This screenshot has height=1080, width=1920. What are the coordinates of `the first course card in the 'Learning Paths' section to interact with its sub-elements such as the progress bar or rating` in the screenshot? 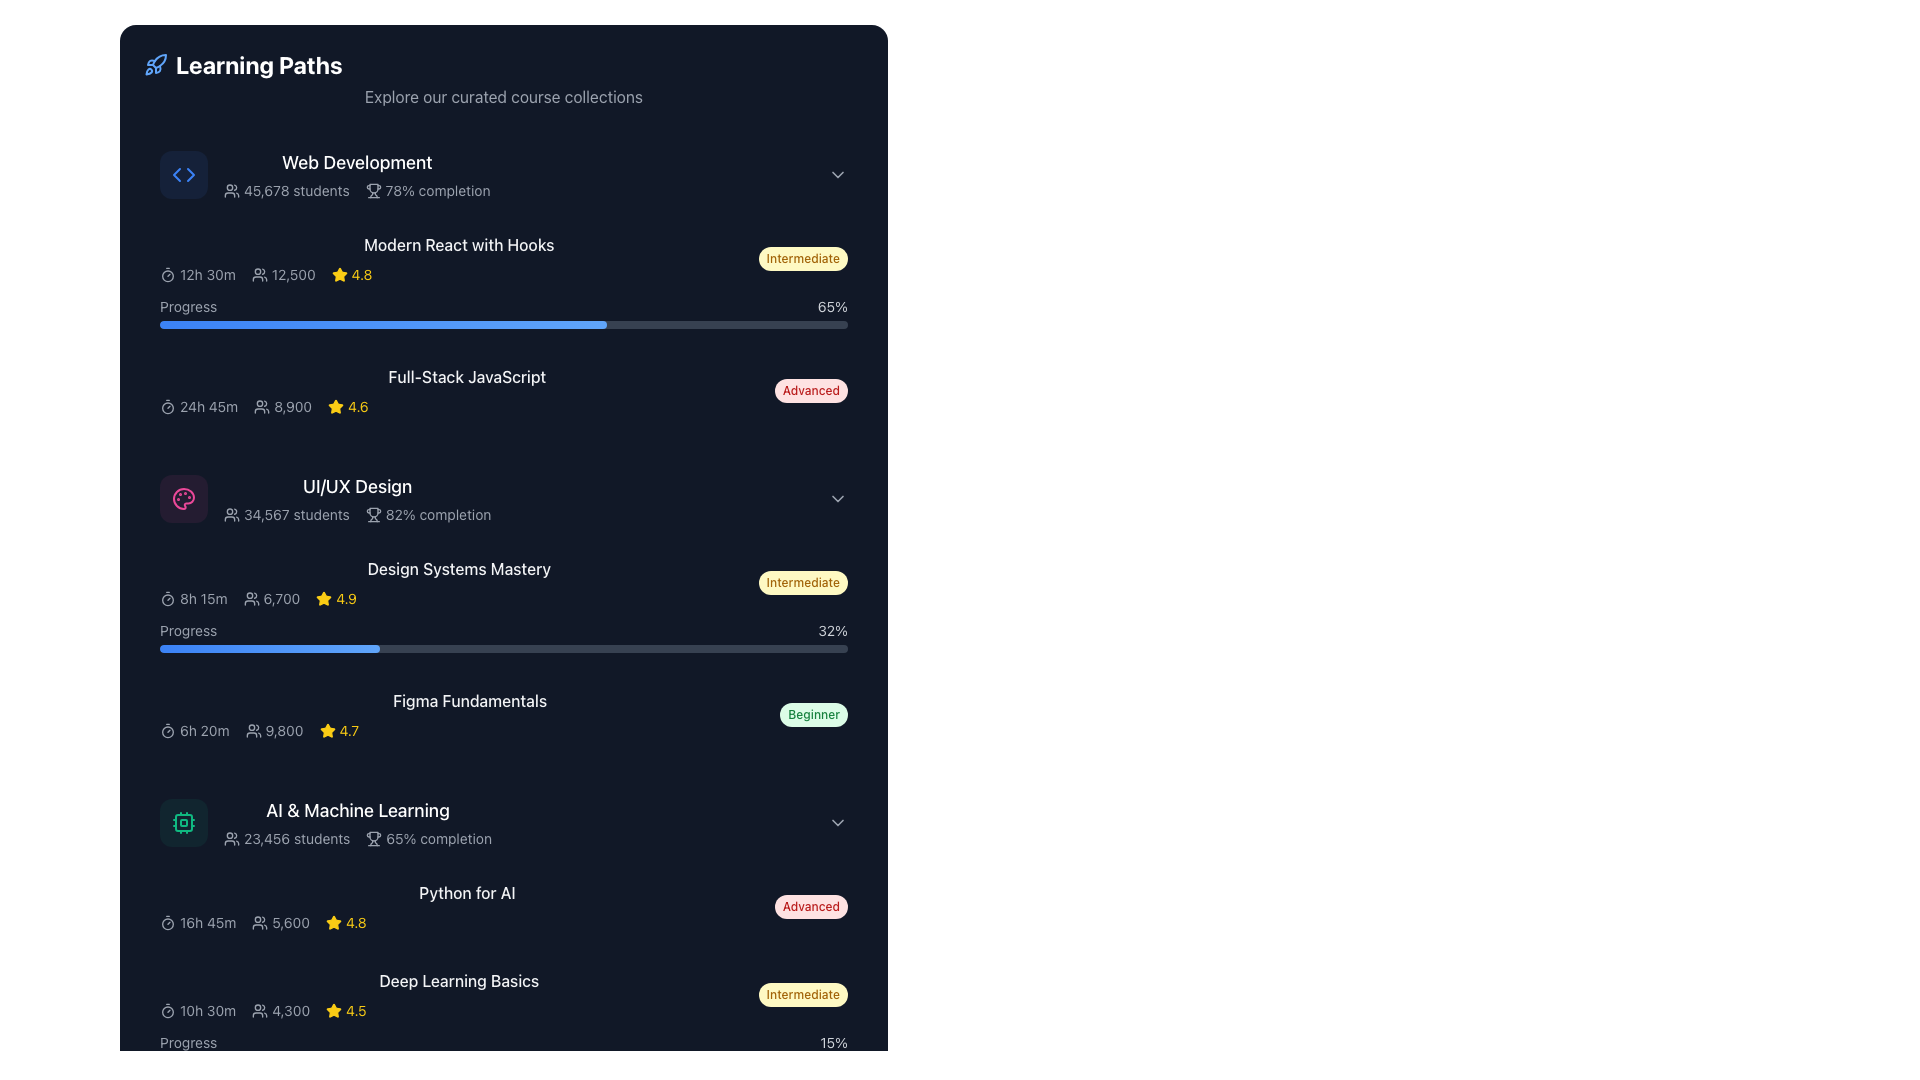 It's located at (504, 281).